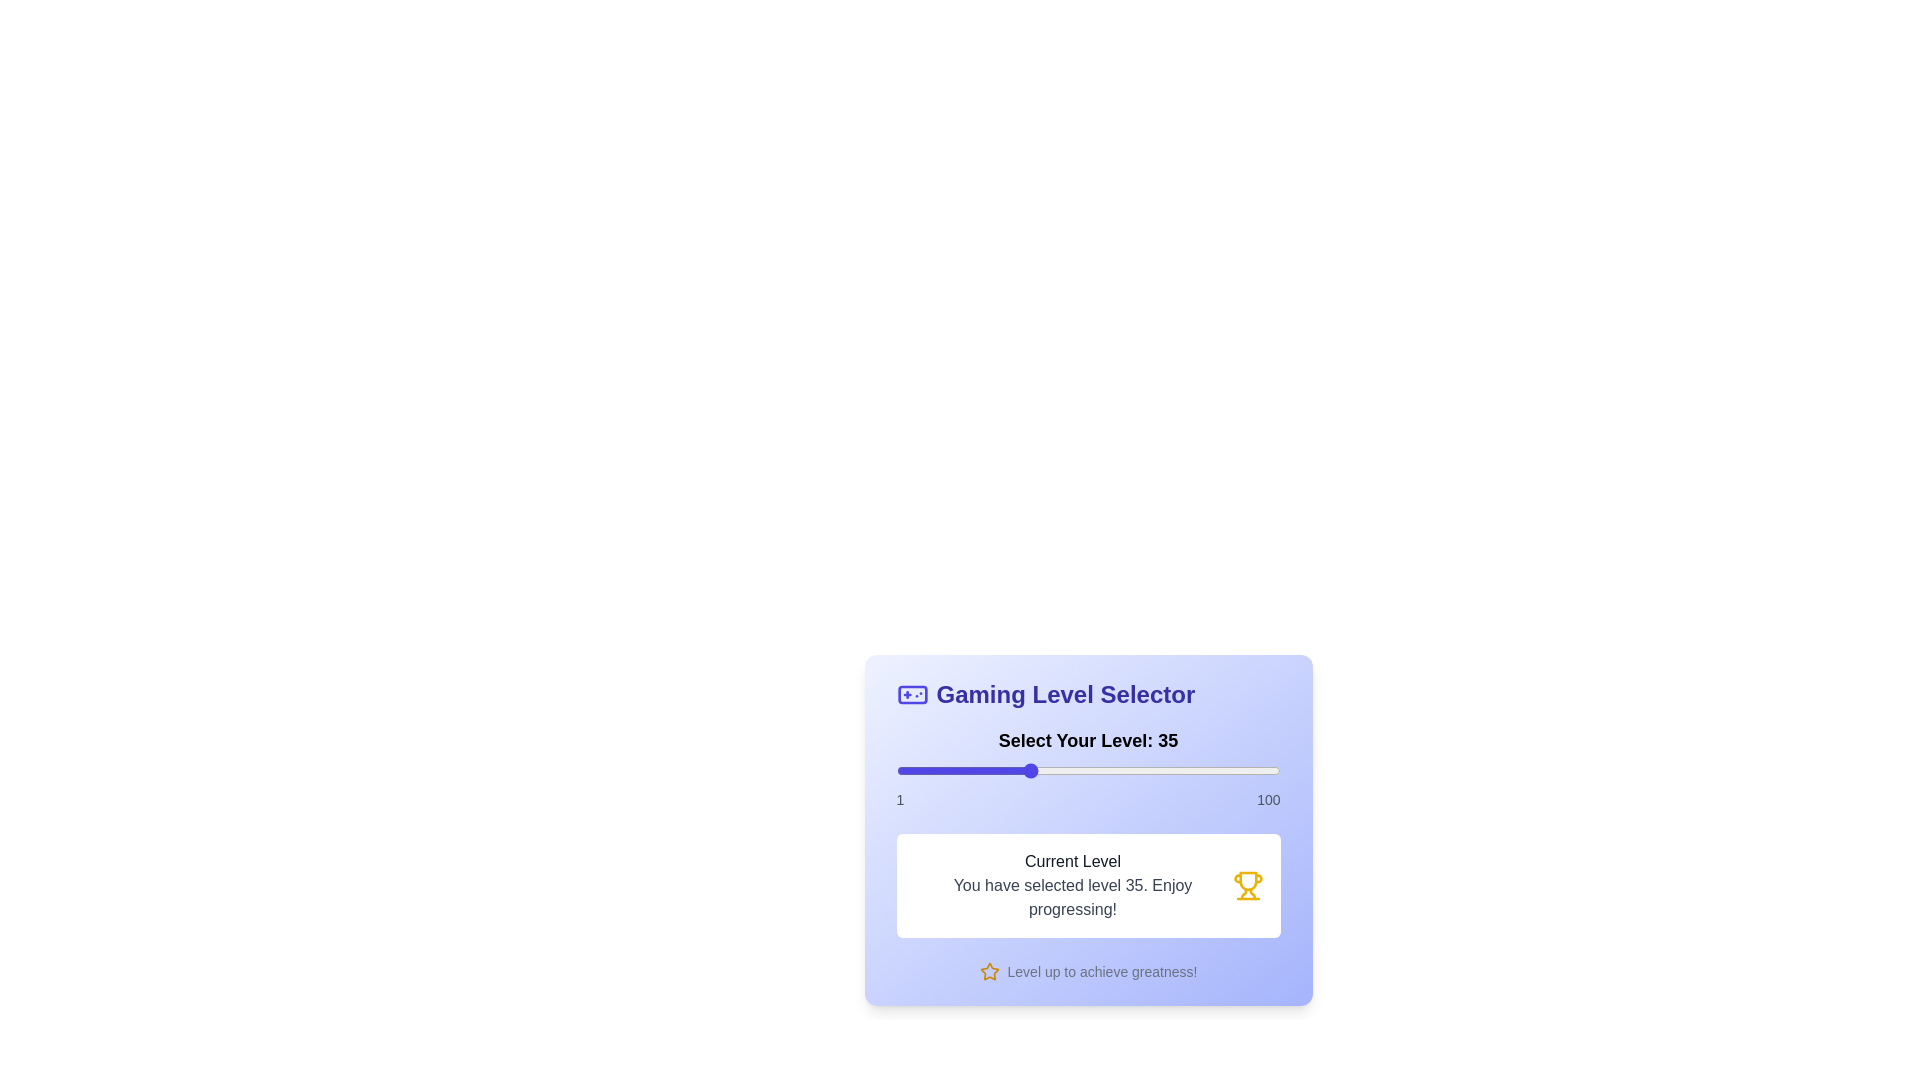 Image resolution: width=1920 pixels, height=1080 pixels. What do you see at coordinates (1240, 770) in the screenshot?
I see `the gaming level` at bounding box center [1240, 770].